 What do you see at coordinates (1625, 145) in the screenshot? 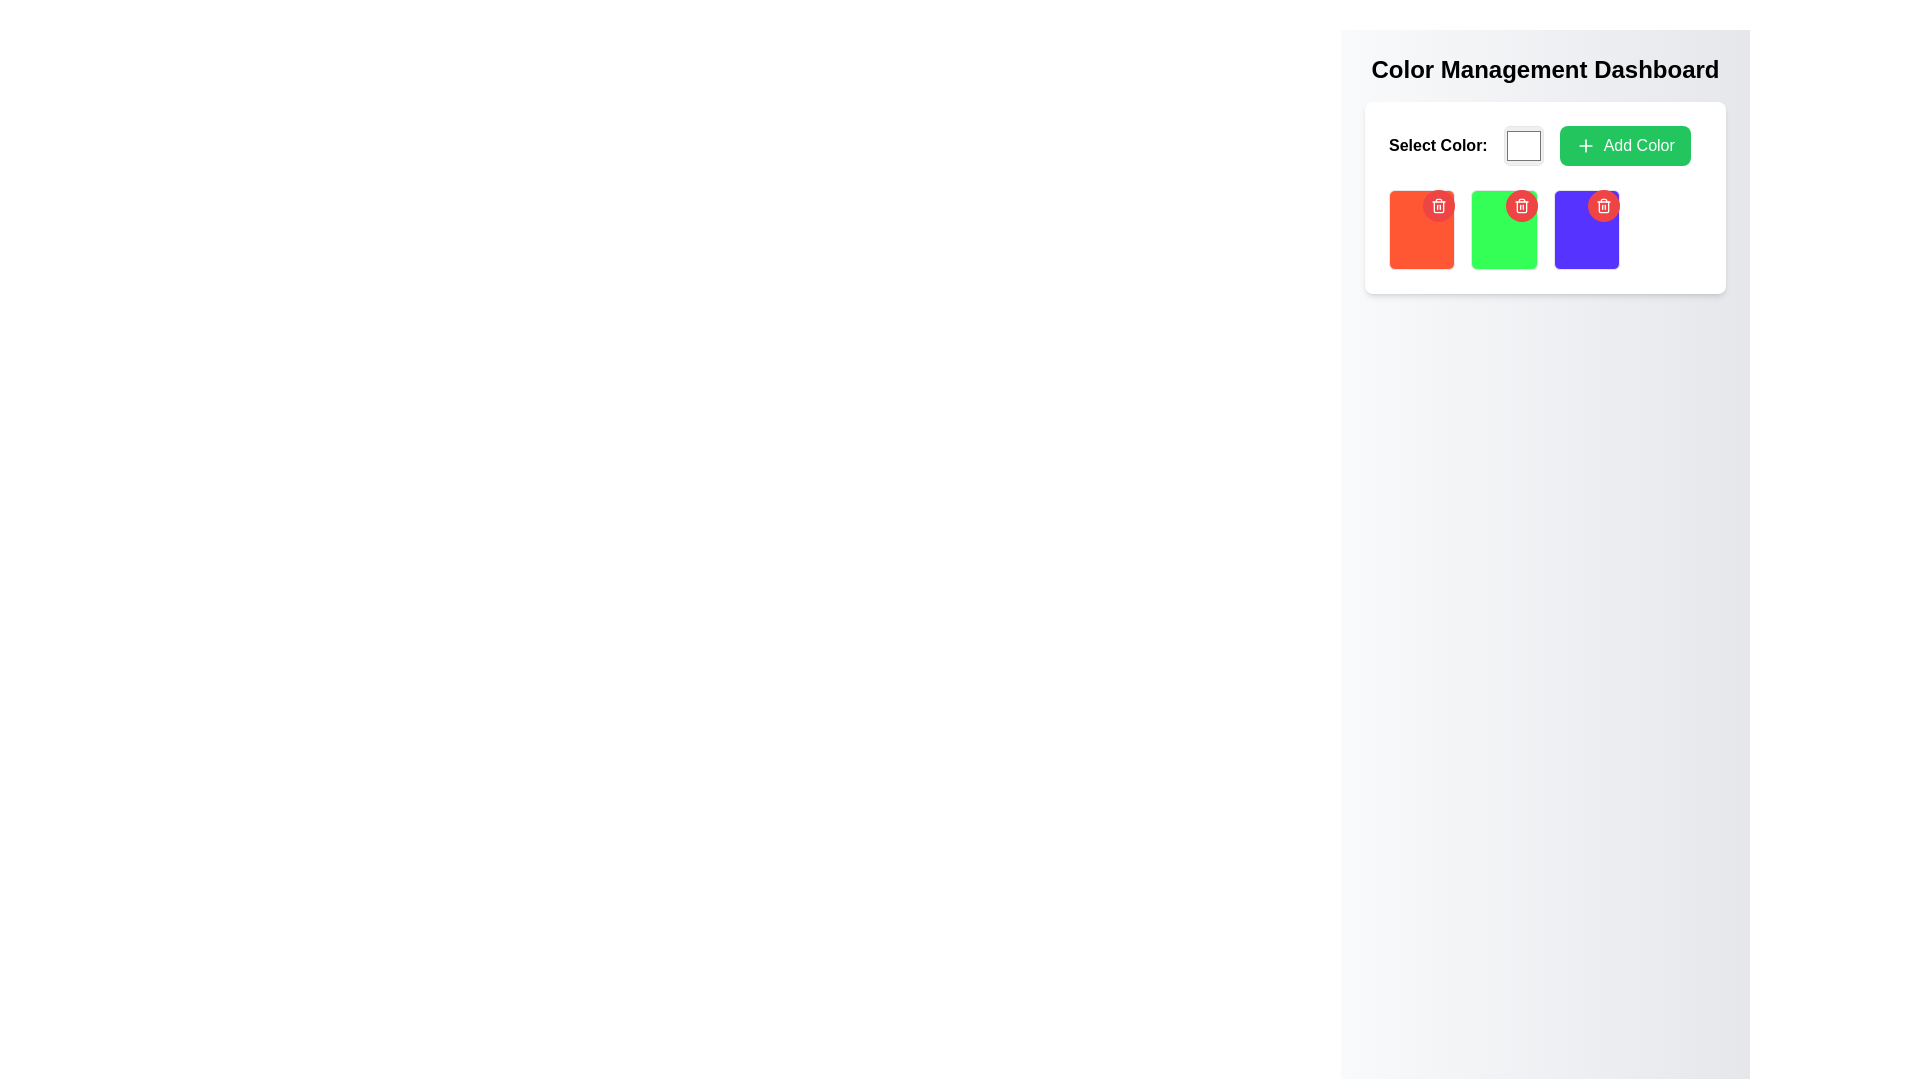
I see `the 'Add Color' button, which is a rectangular button with rounded corners, filled with a green background and displaying white text along with a plus icon, located in the top-right corner of the color selection area` at bounding box center [1625, 145].